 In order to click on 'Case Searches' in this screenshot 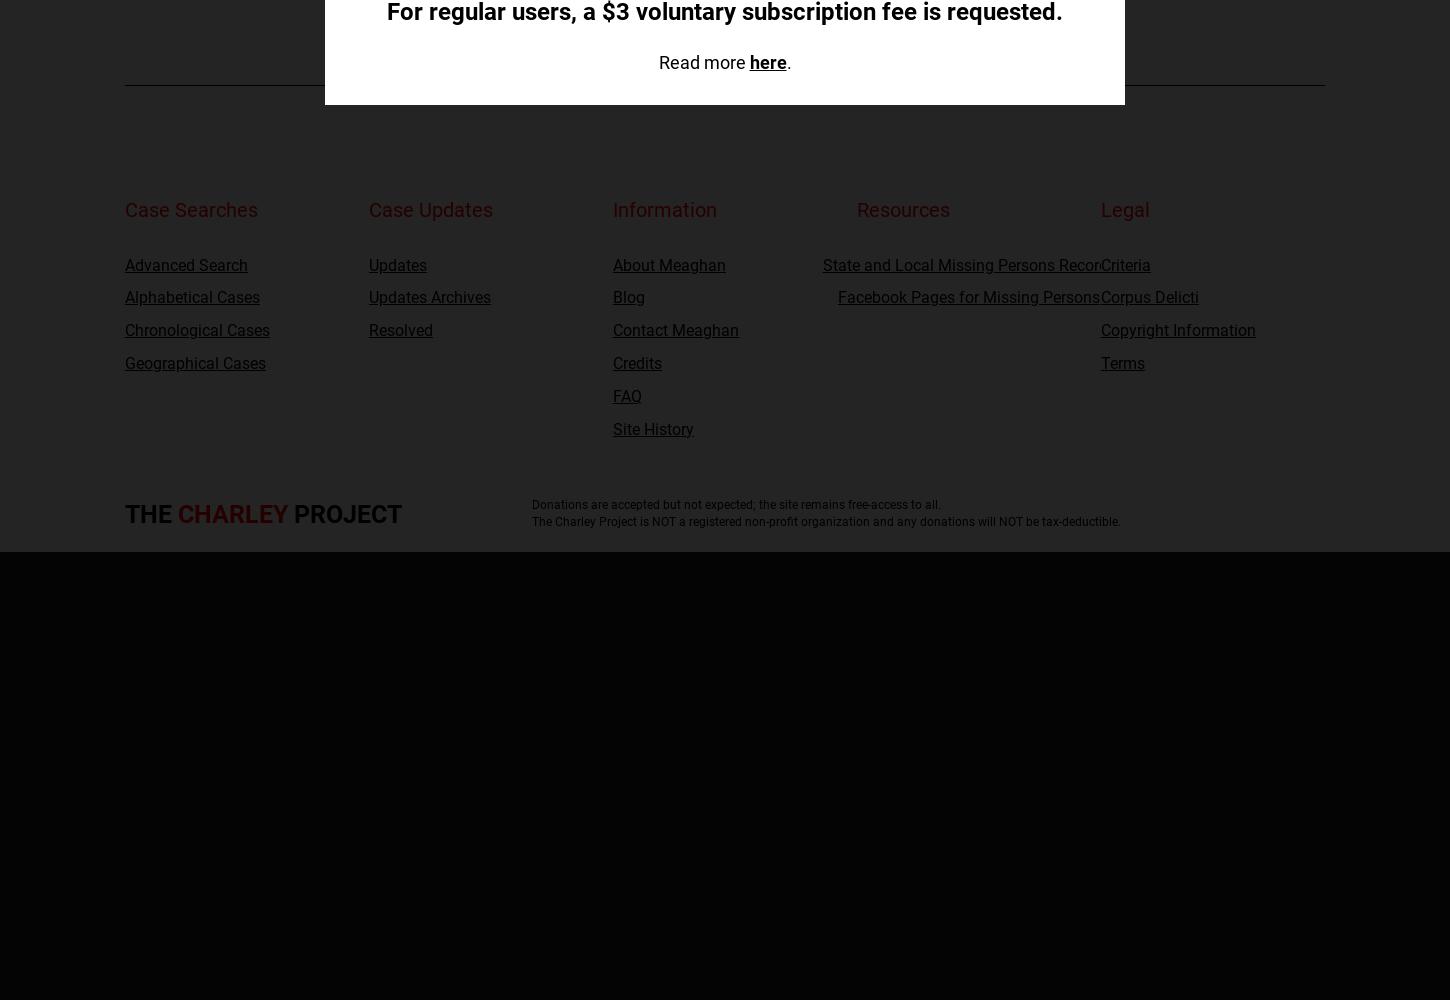, I will do `click(190, 209)`.